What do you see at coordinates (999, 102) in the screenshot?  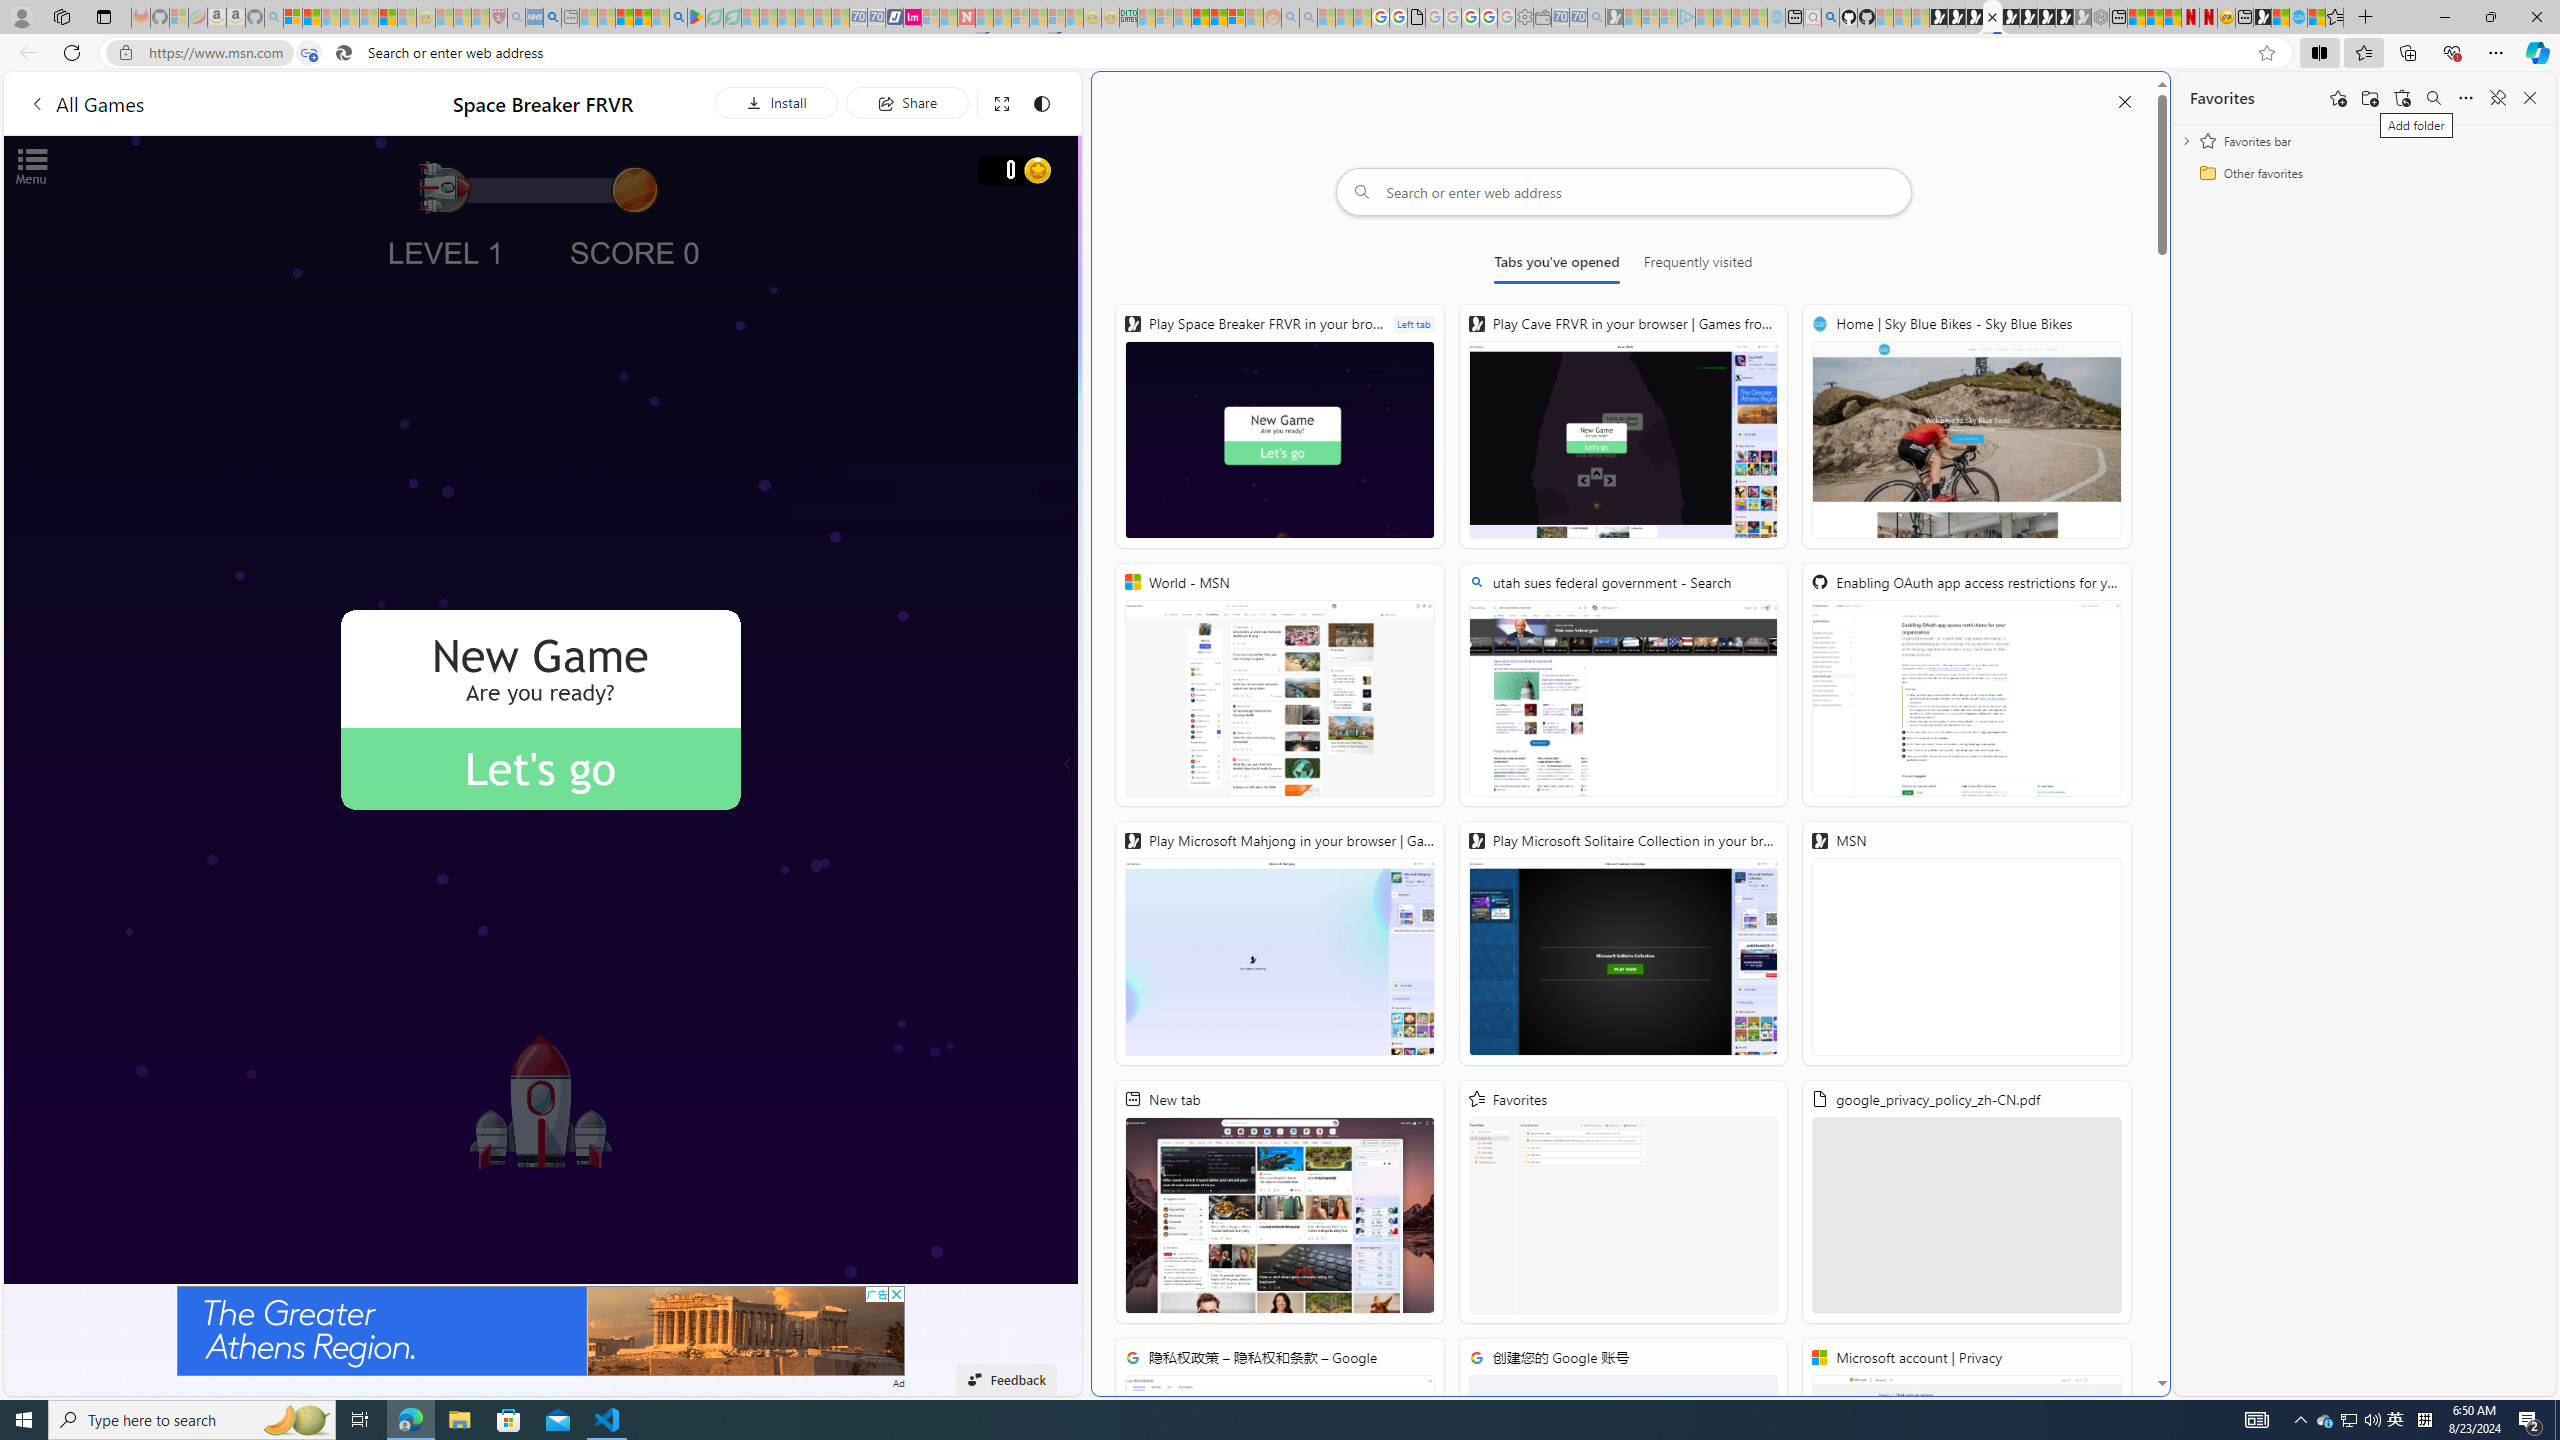 I see `'Full screen'` at bounding box center [999, 102].